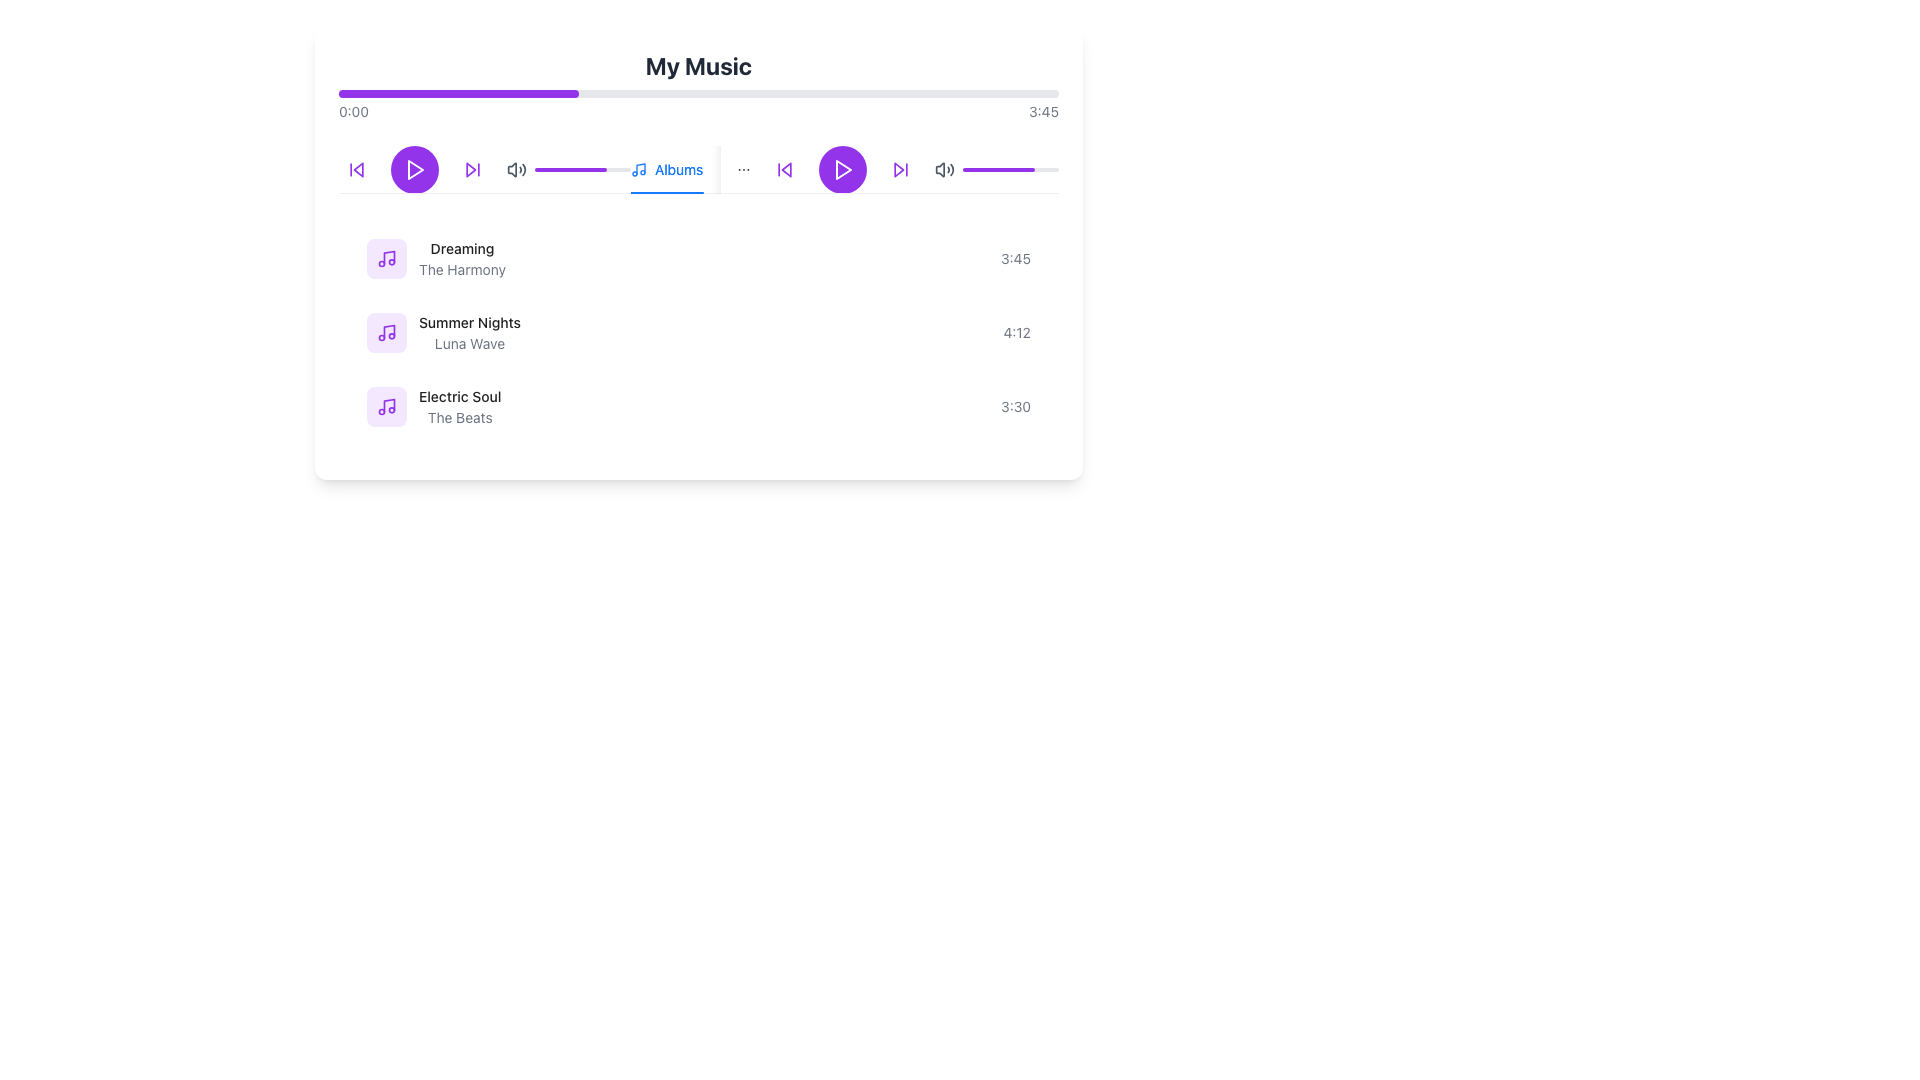  Describe the element at coordinates (387, 331) in the screenshot. I see `the decorative icon representing the song 'Summer Nights' which is positioned to the left of the text in the music list` at that location.